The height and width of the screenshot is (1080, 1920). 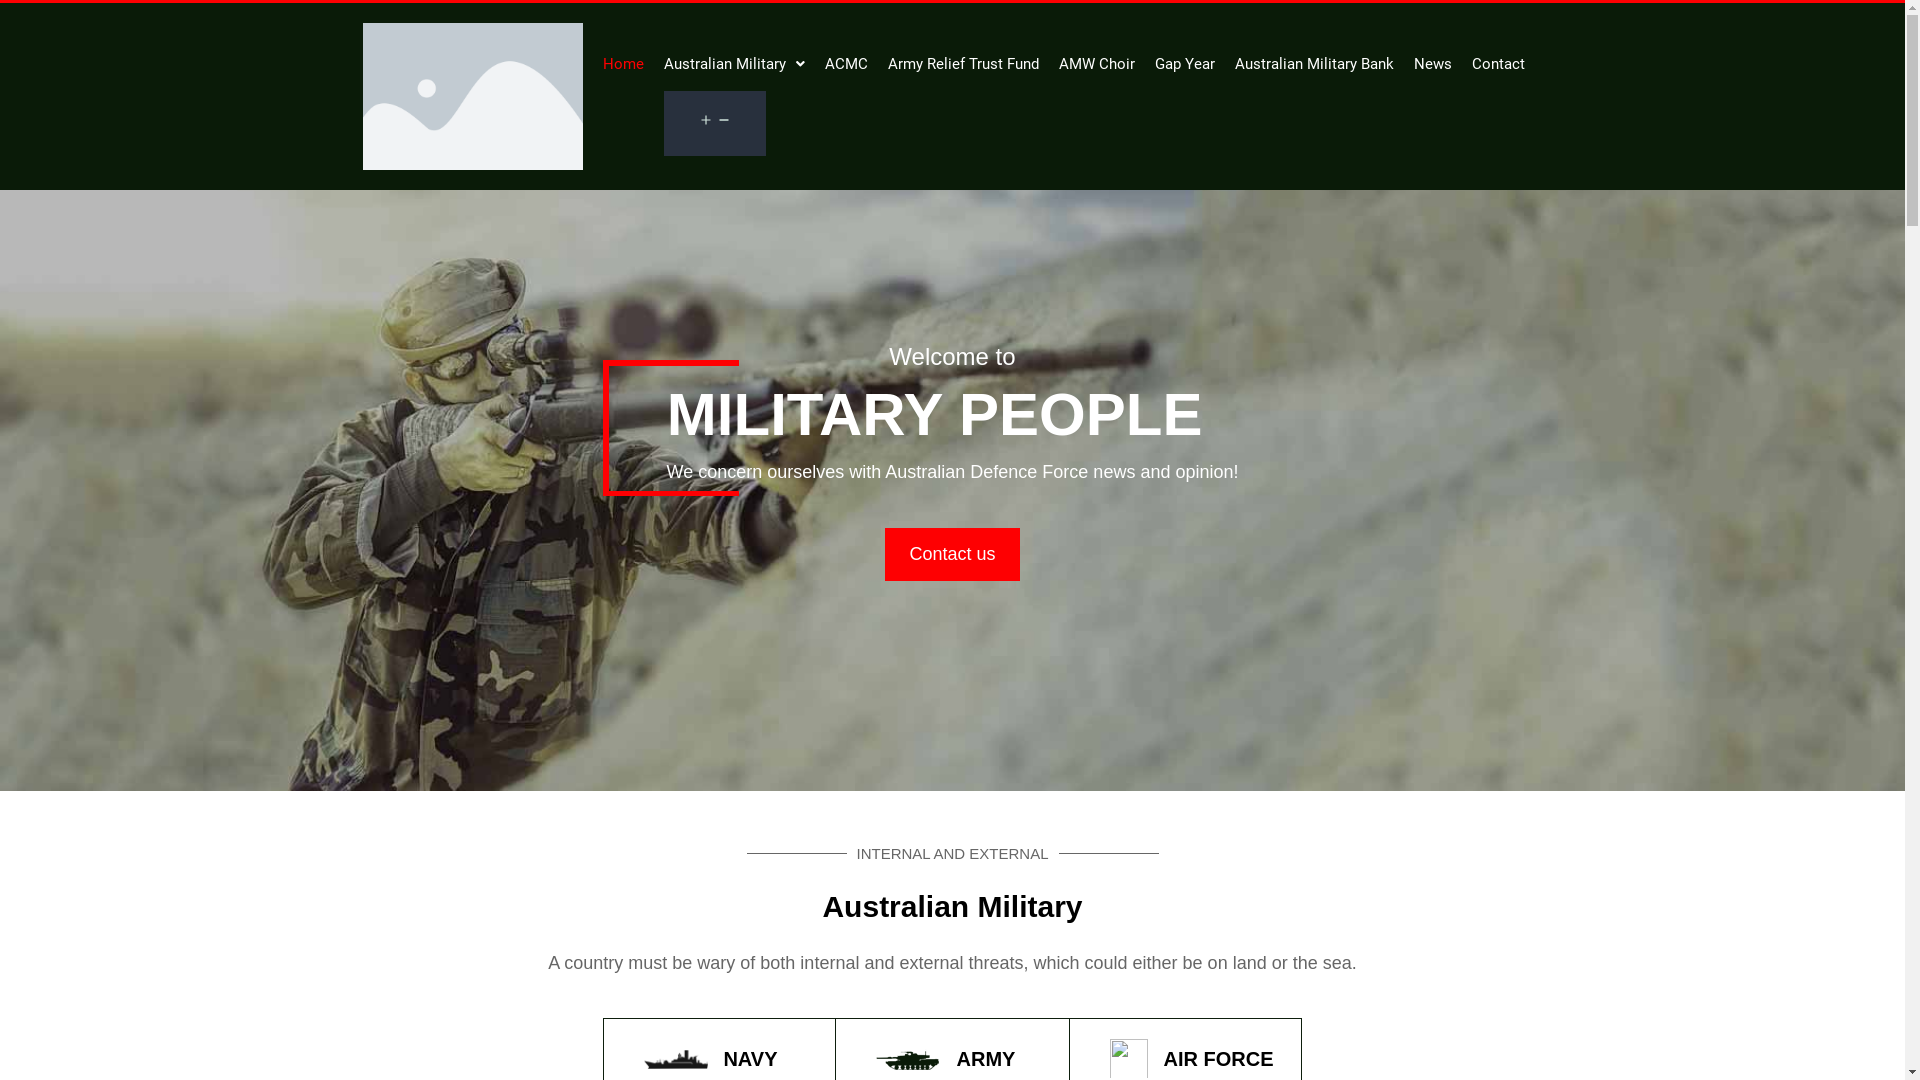 I want to click on 'AMW Choir', so click(x=1056, y=63).